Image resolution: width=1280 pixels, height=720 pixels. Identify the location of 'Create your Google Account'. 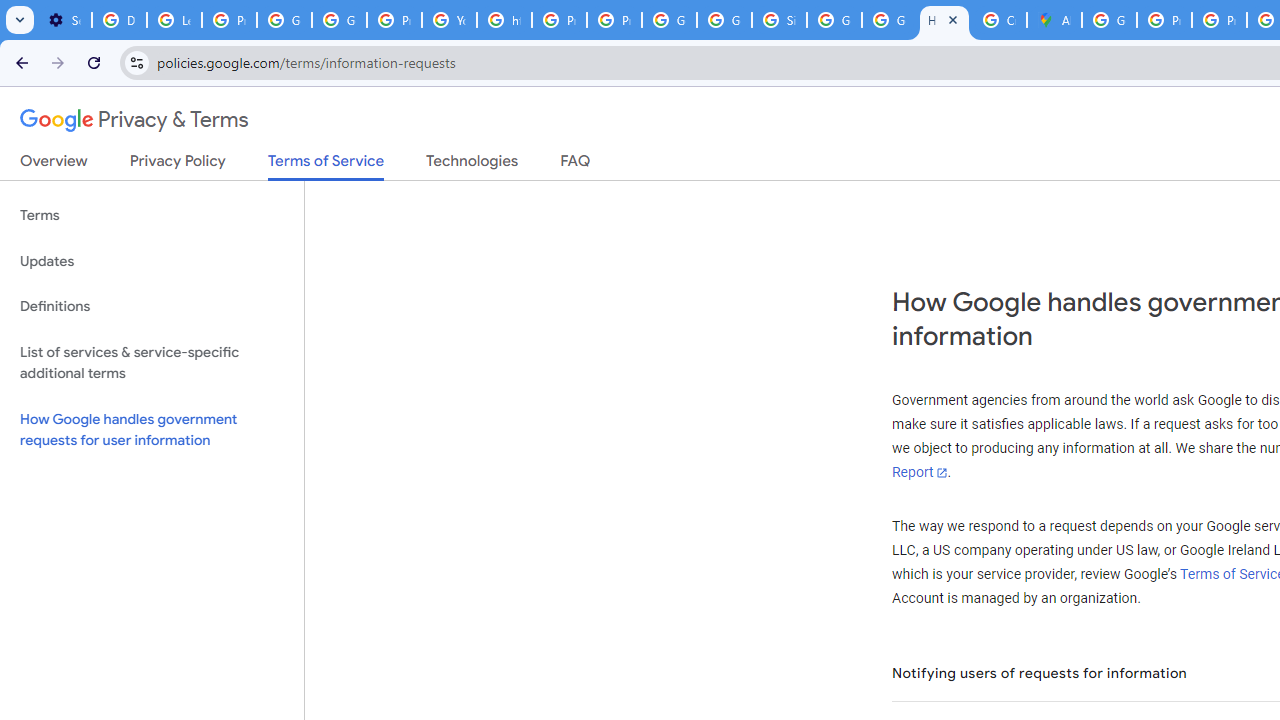
(999, 20).